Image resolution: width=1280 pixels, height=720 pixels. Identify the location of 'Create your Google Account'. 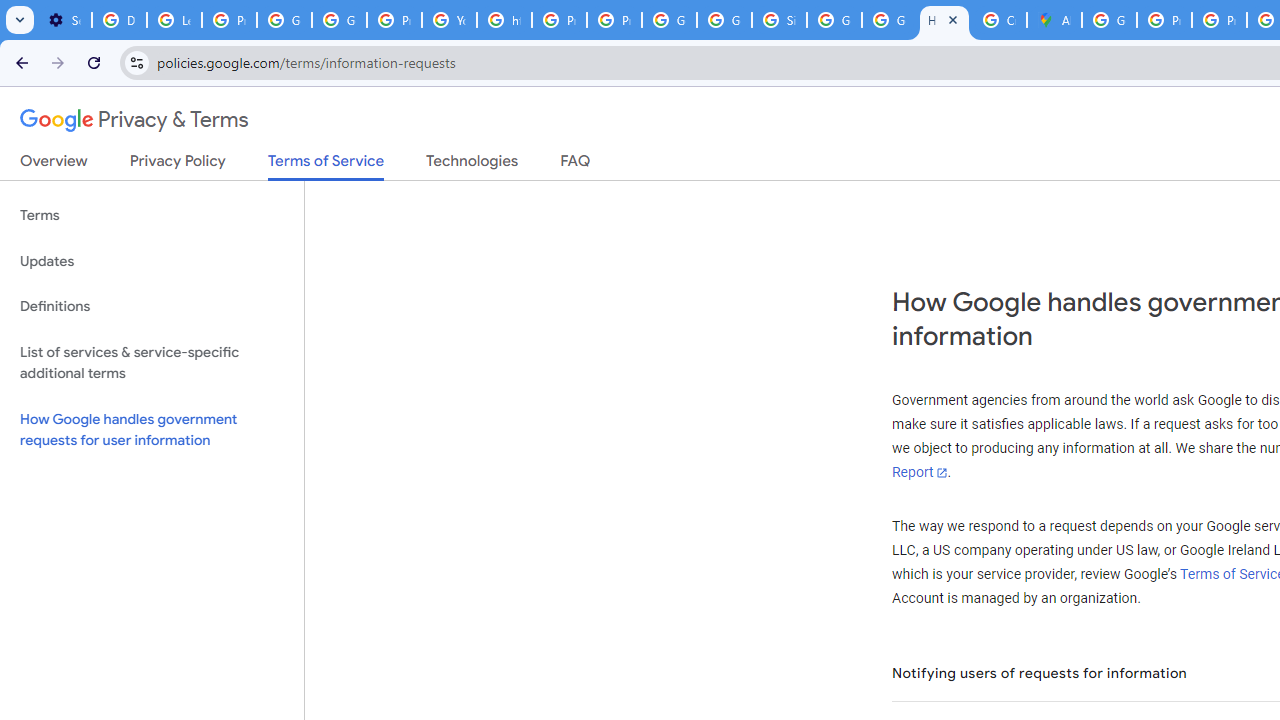
(999, 20).